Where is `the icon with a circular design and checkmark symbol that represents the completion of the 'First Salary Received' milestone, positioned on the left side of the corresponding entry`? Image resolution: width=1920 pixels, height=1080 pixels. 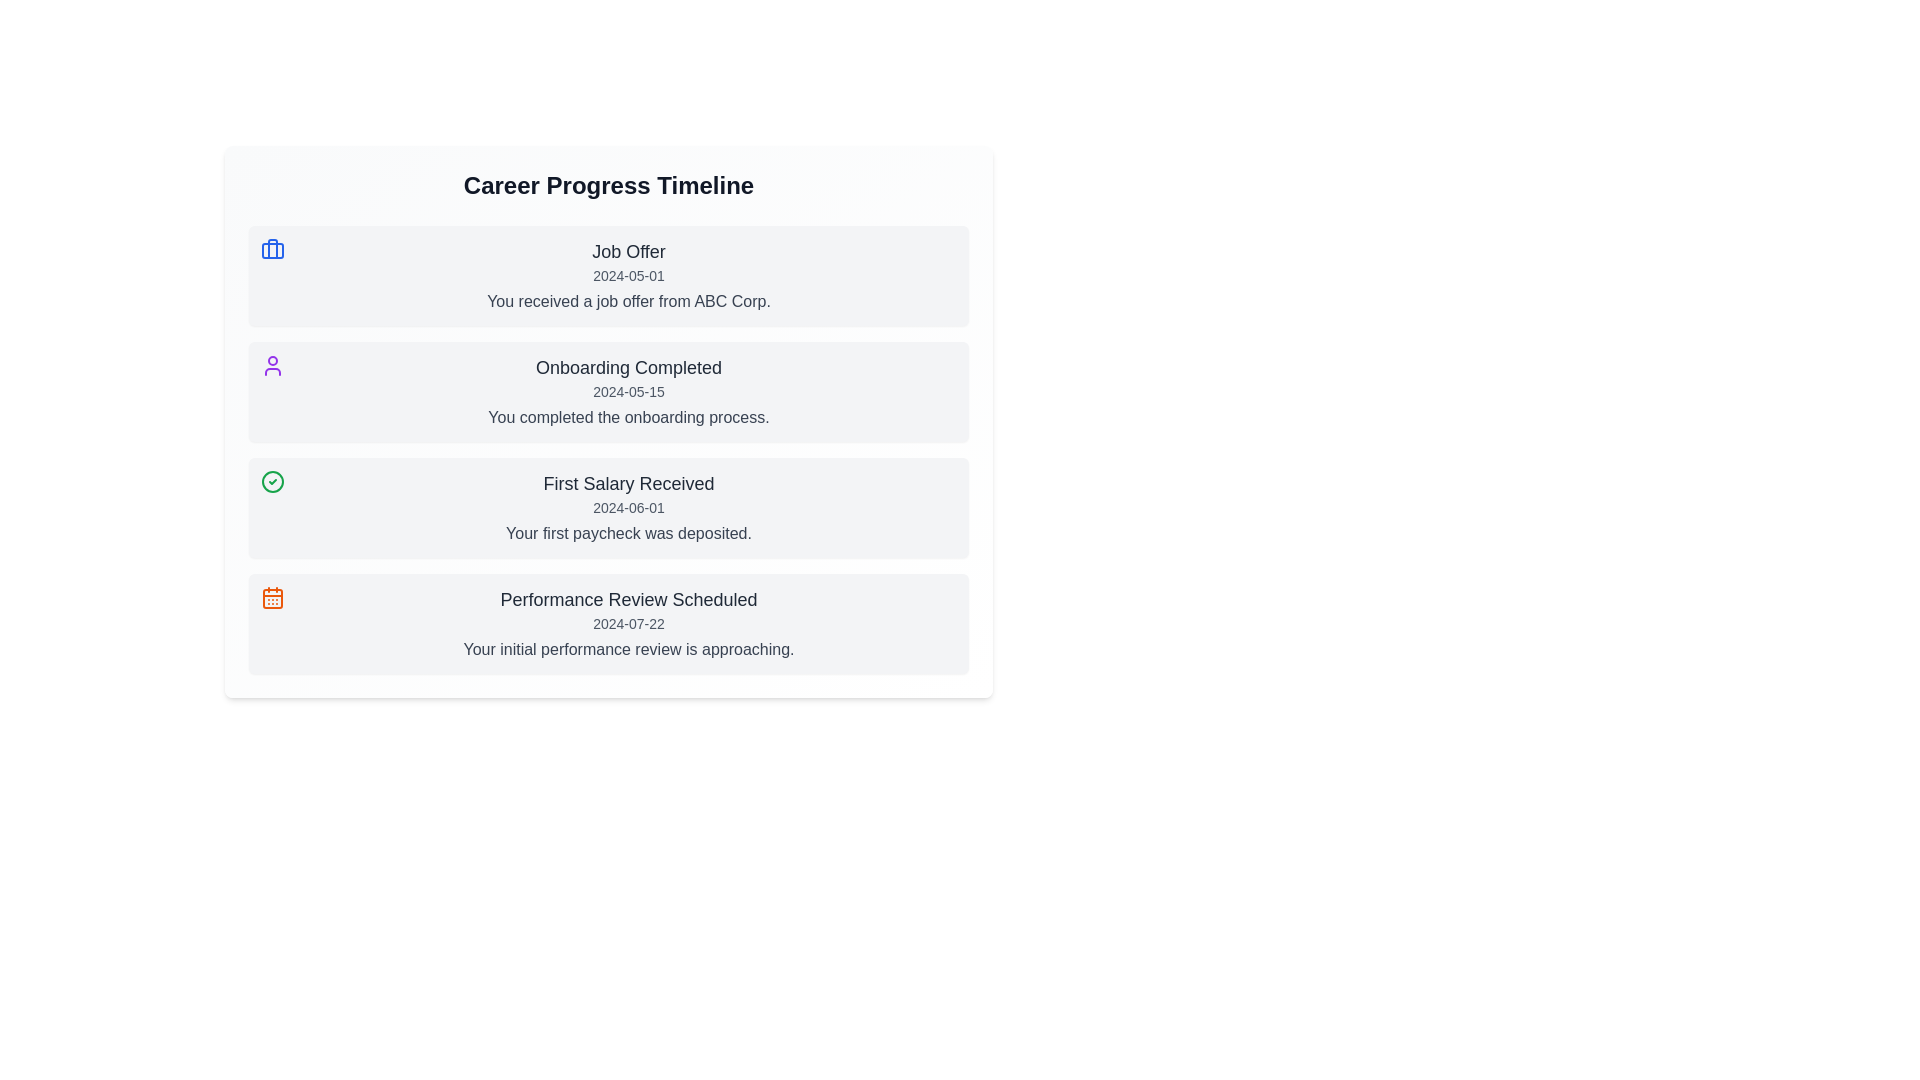
the icon with a circular design and checkmark symbol that represents the completion of the 'First Salary Received' milestone, positioned on the left side of the corresponding entry is located at coordinates (272, 482).